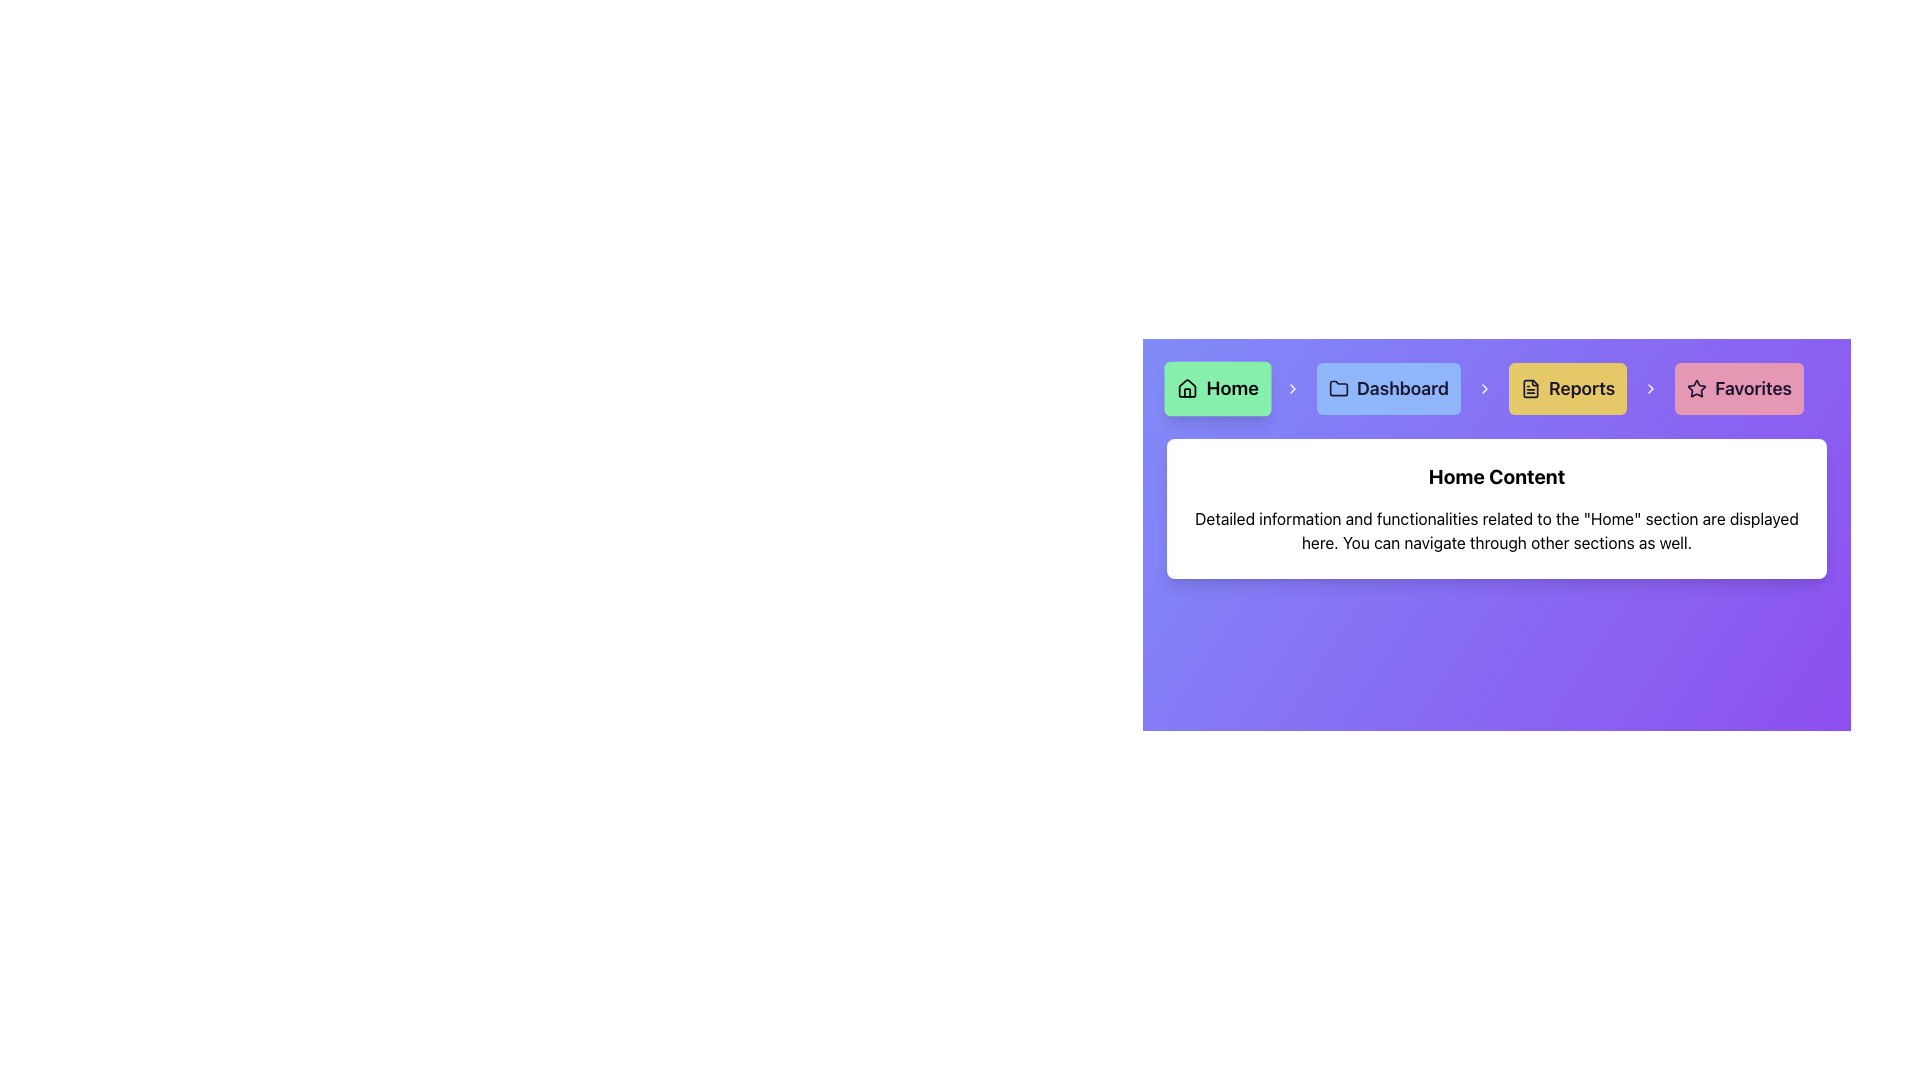  I want to click on text of the bolded label 'Home' located in the green-highlighted button at the top-left of the navigation bar, immediately to the right of the house icon, so click(1231, 389).